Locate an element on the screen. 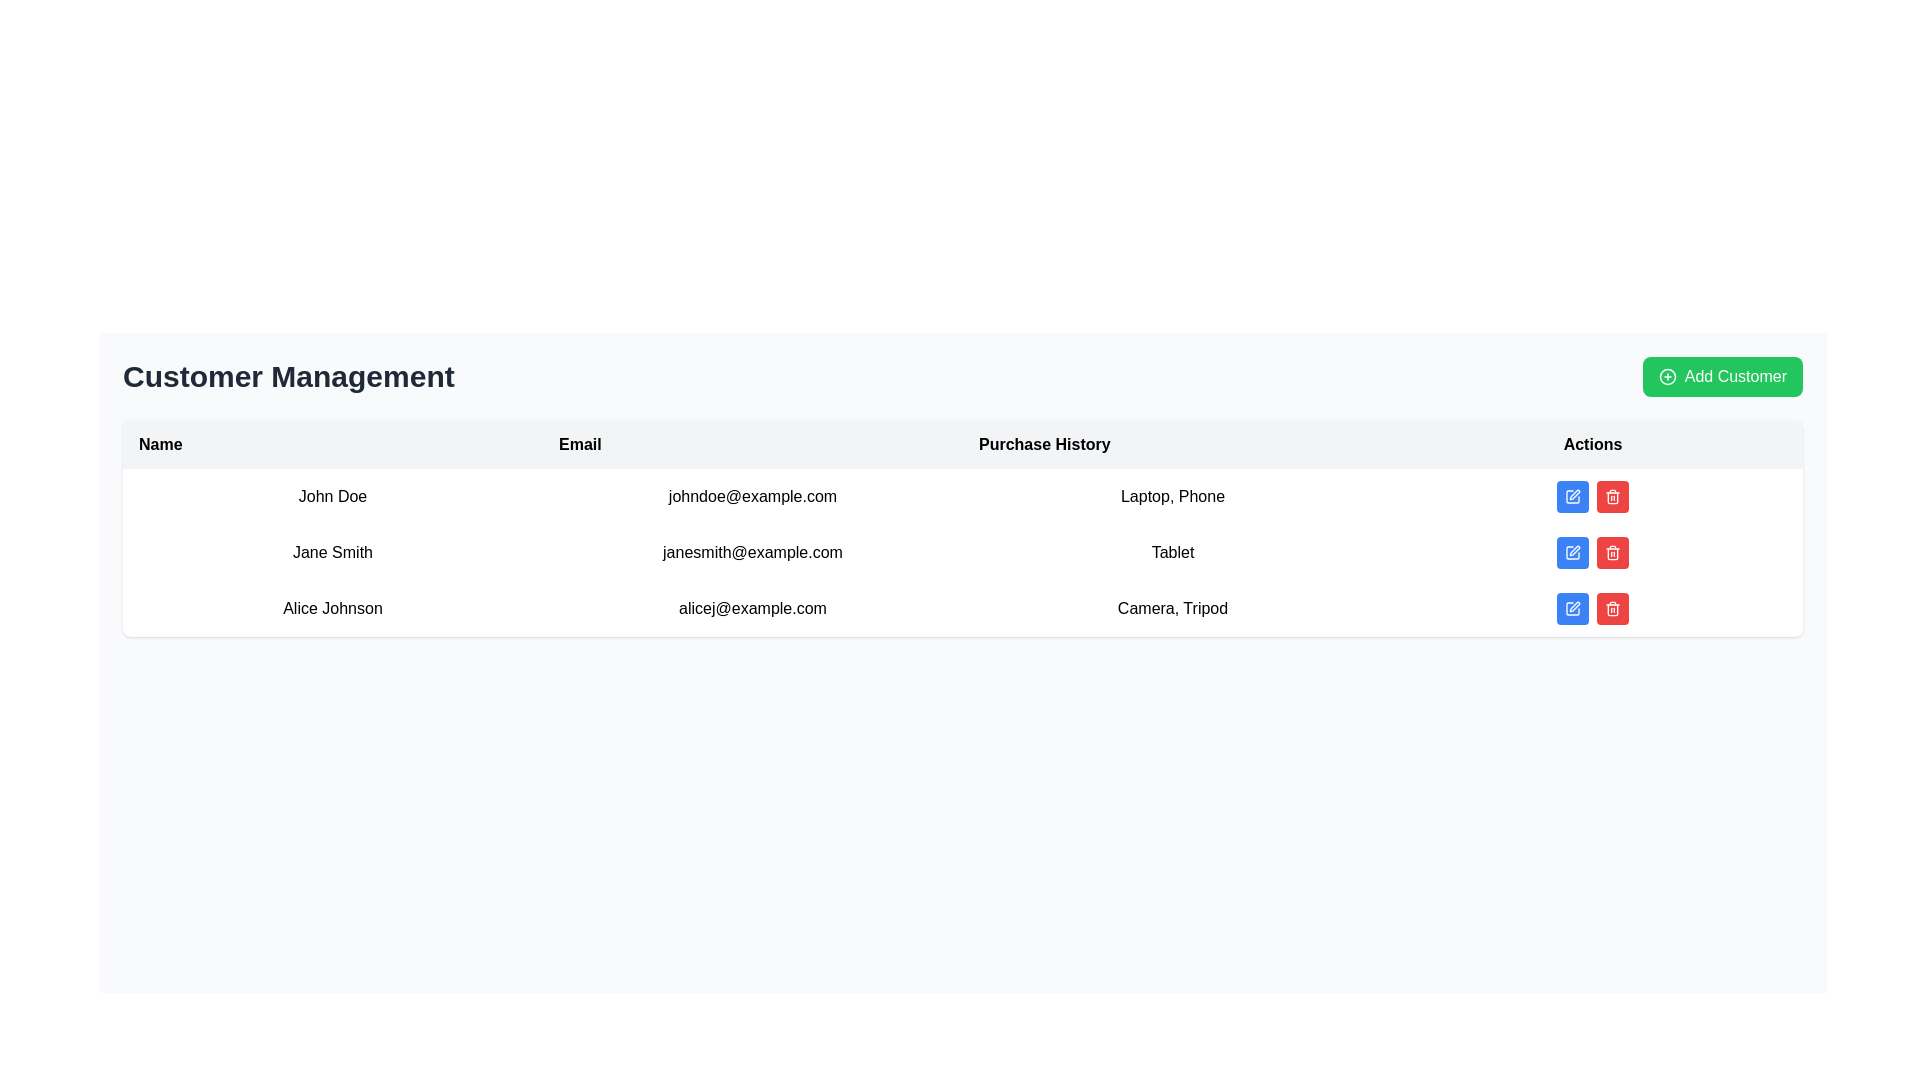 This screenshot has width=1920, height=1080. the email display element showing 'alicej@example.com' in the second cell of the 'Email' column for the user 'Alice Johnson' is located at coordinates (752, 608).